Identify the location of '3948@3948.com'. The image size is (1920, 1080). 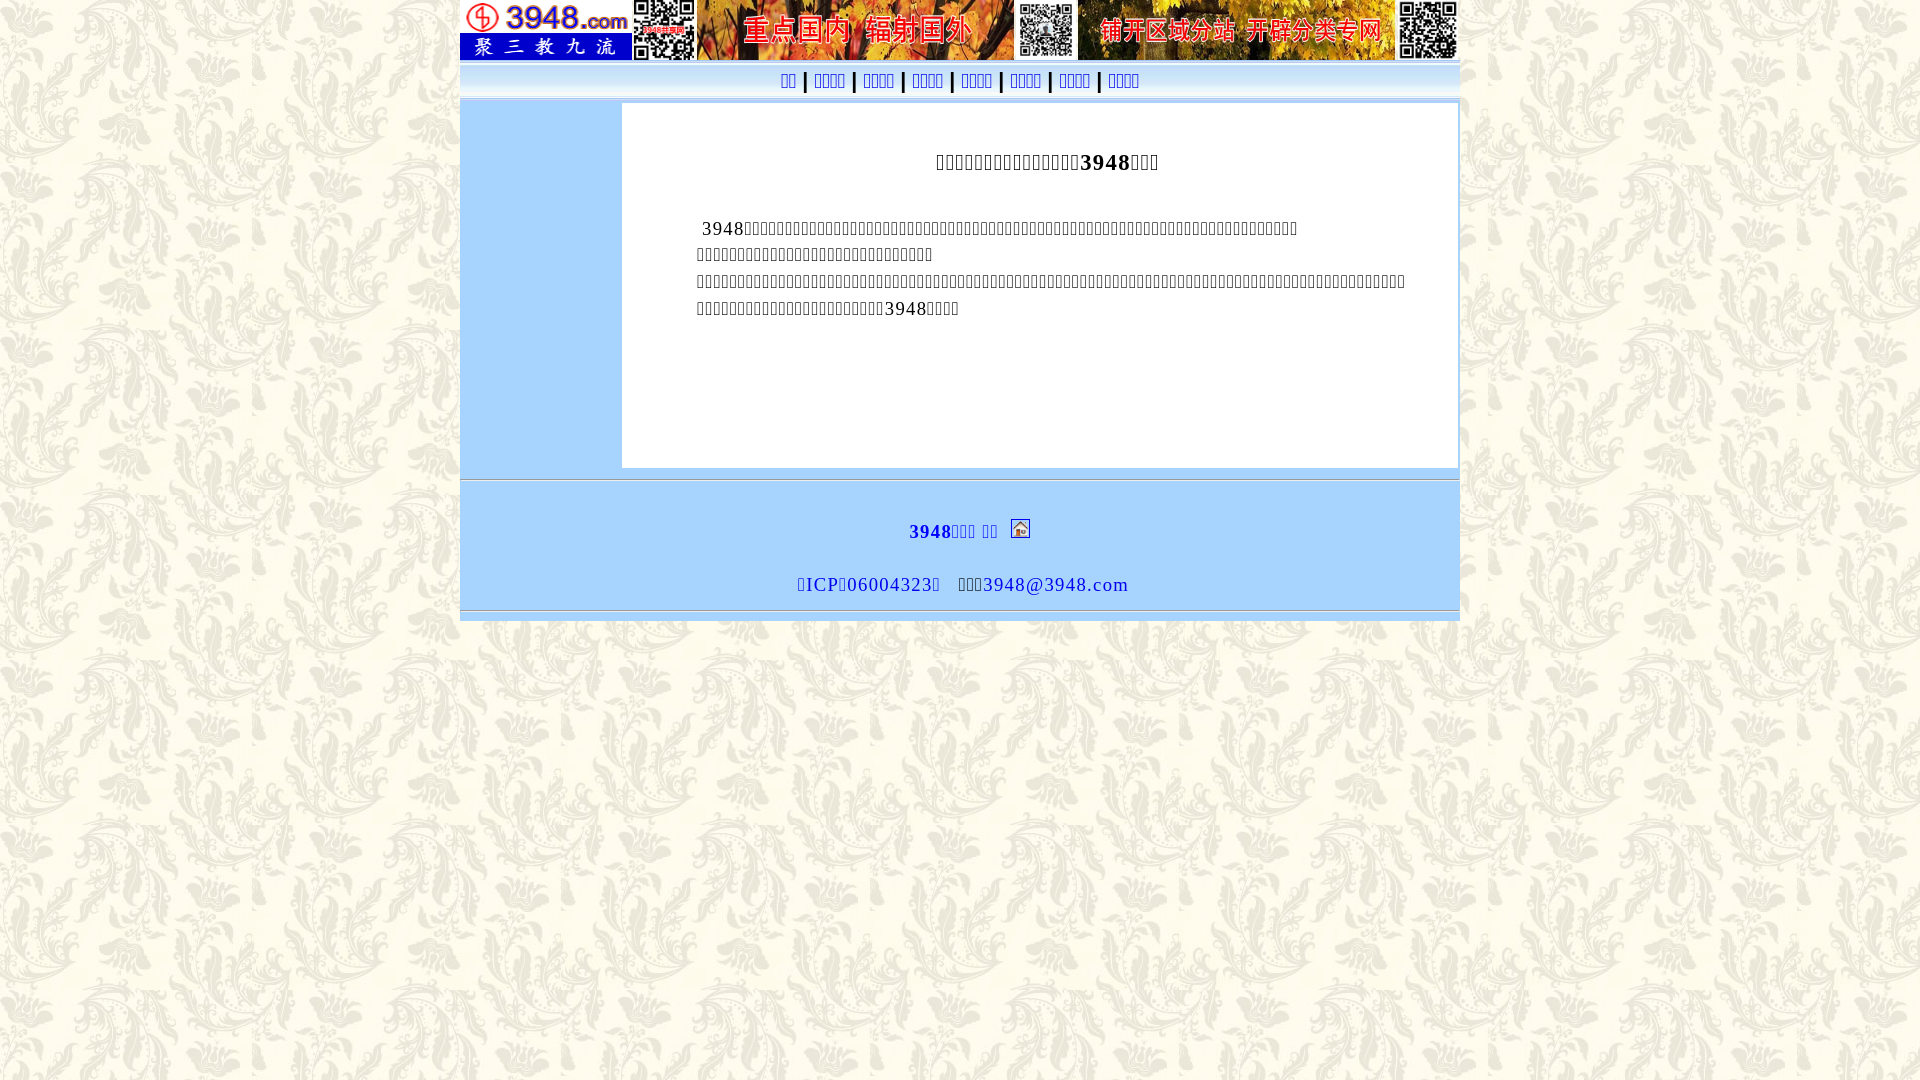
(1055, 584).